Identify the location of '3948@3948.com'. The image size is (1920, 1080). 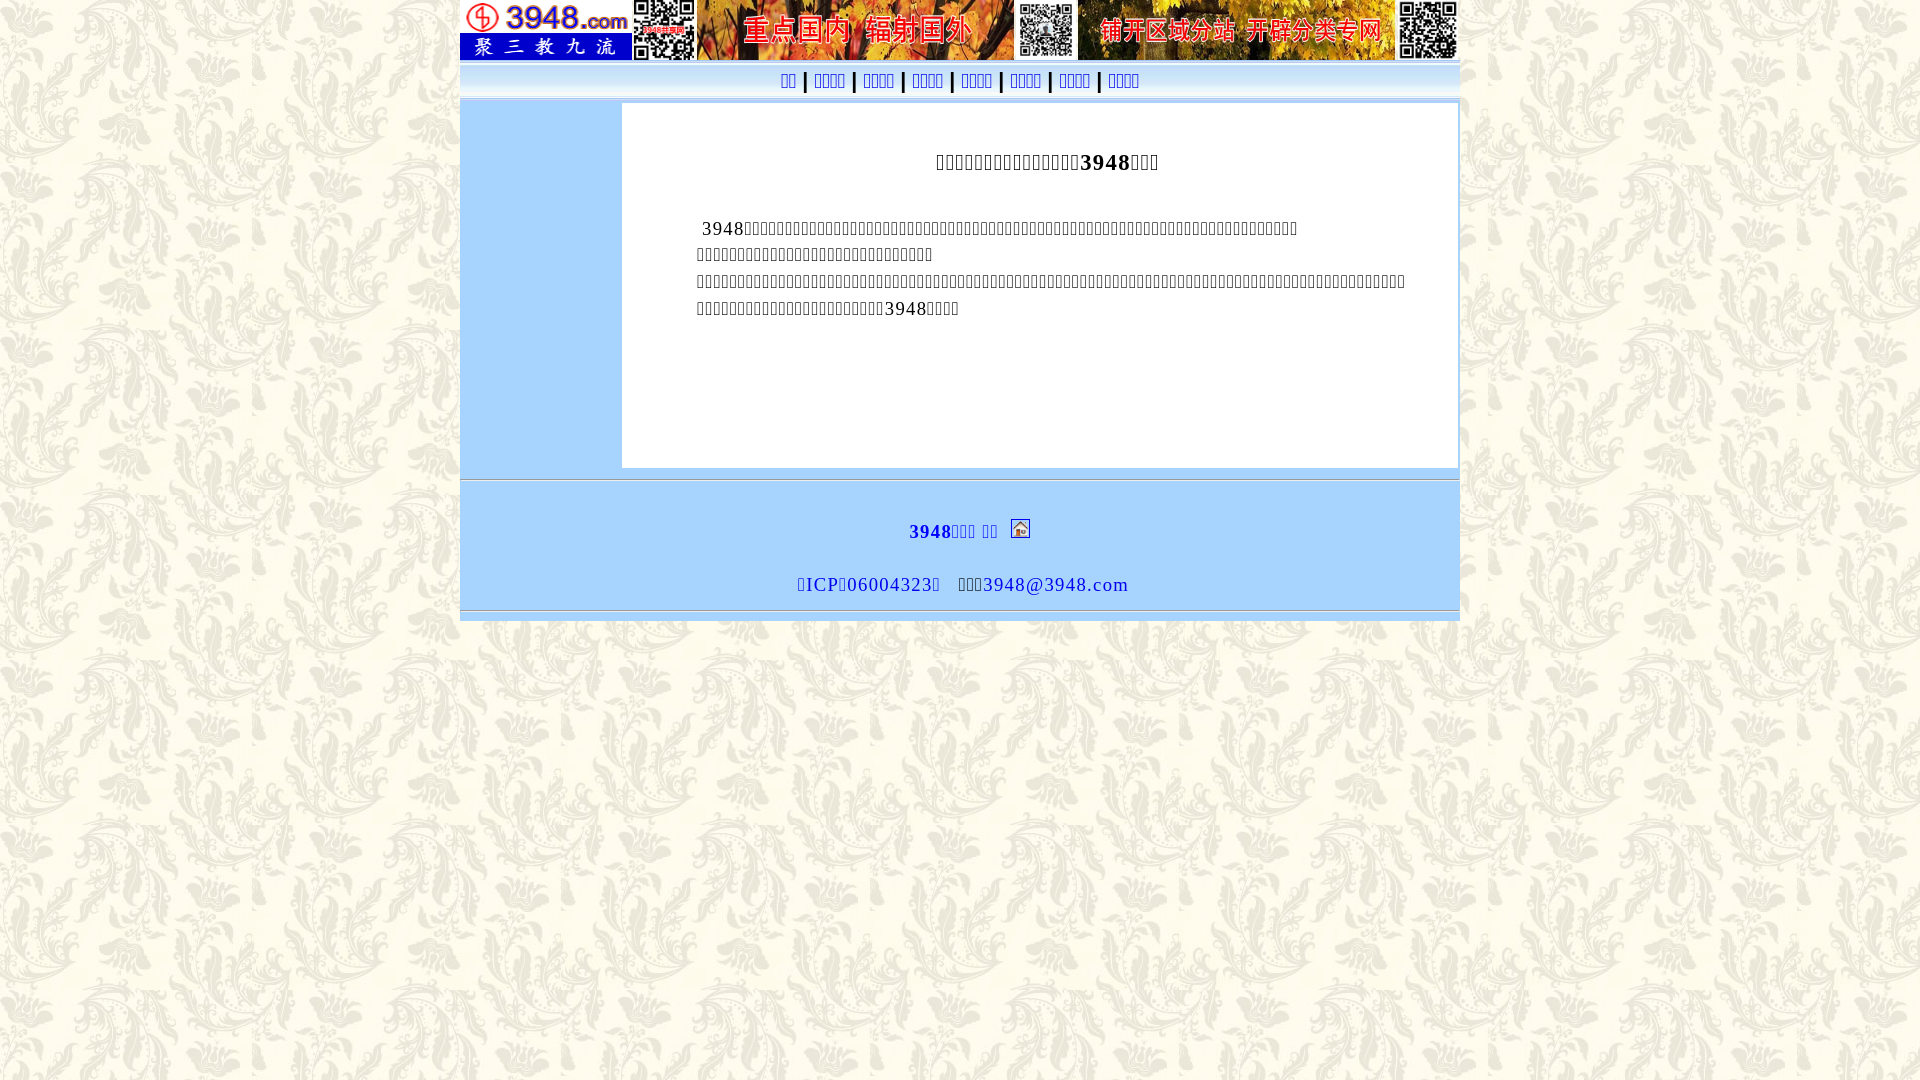
(1055, 584).